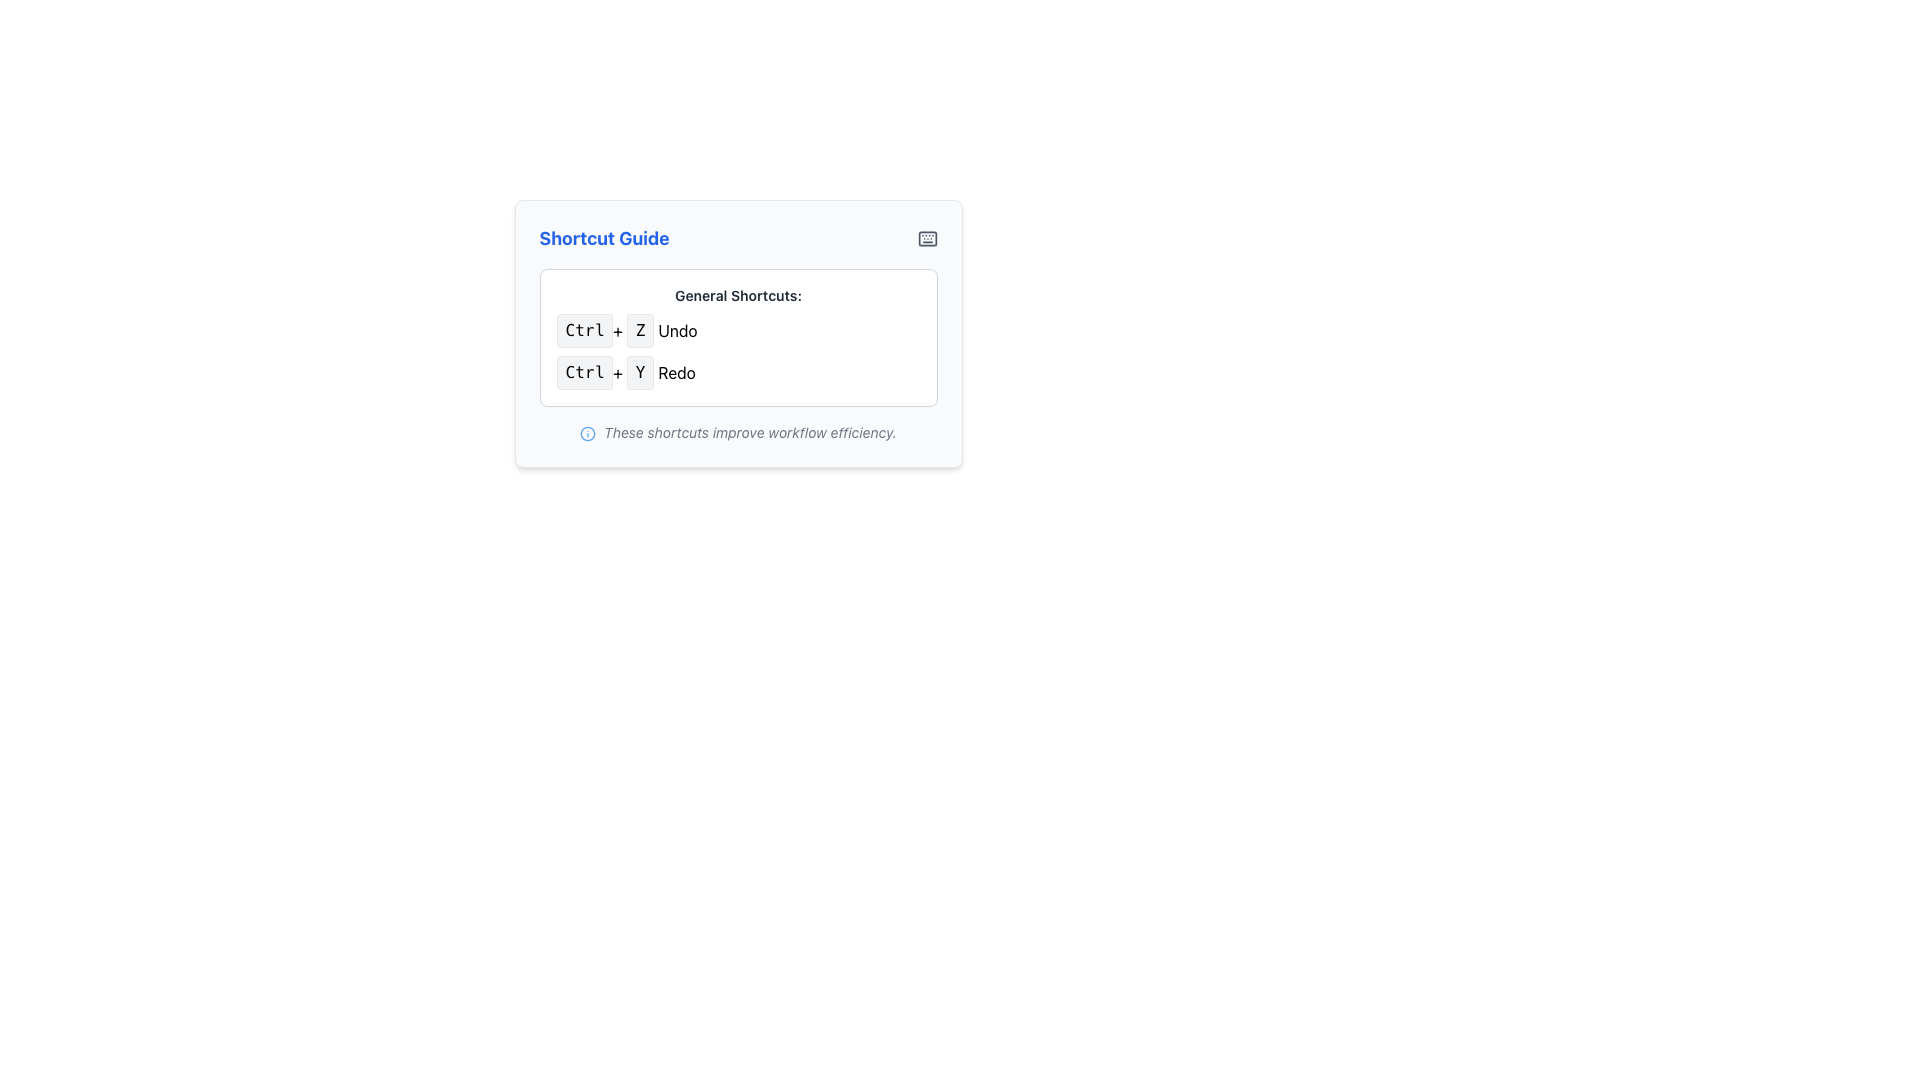 The image size is (1920, 1080). I want to click on the 'Ctrl' key indicator within the 'Ctrl + Z Undo' shortcut list item, so click(583, 330).